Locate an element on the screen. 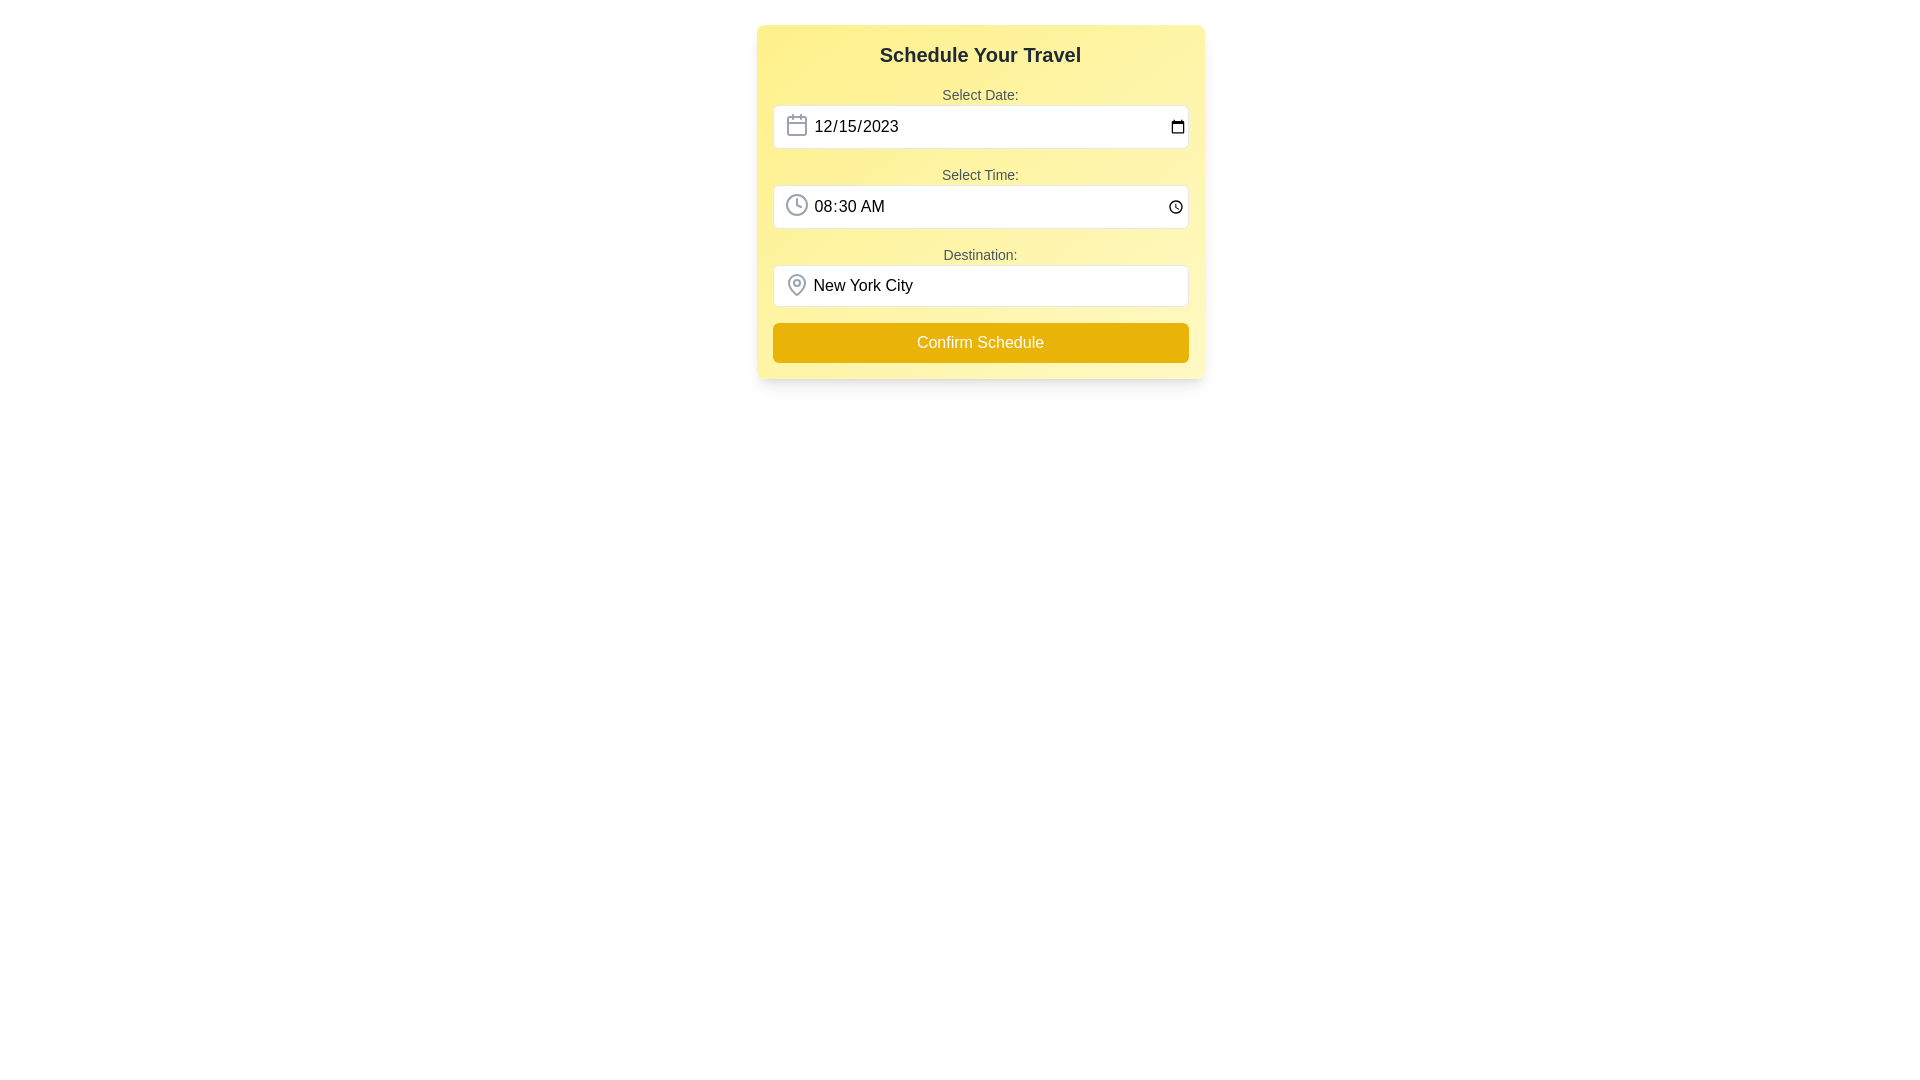  the Time selection input field labeled 'Select Time:' to enable editing is located at coordinates (980, 196).